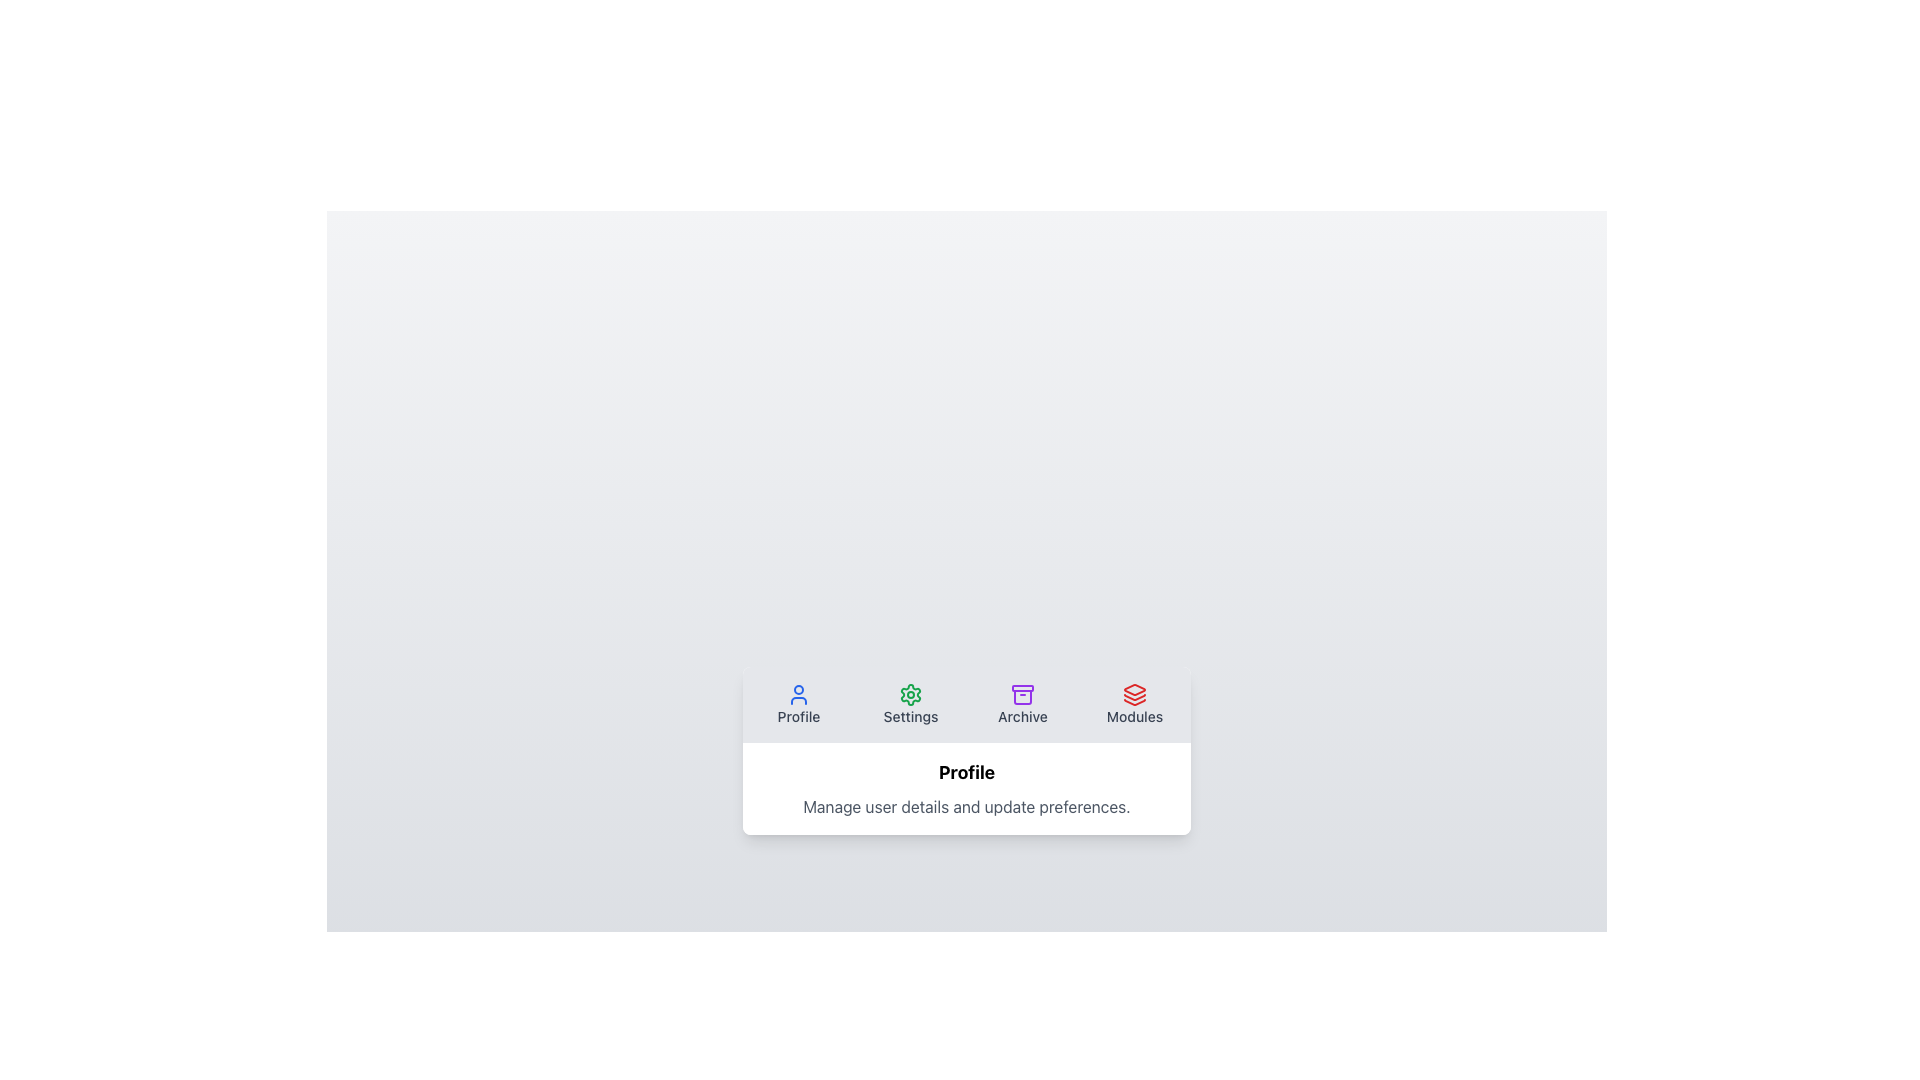 The width and height of the screenshot is (1920, 1080). What do you see at coordinates (1022, 716) in the screenshot?
I see `the text label that indicates the archive functionality, located beneath the purple archive icon in the bottom center of the interface` at bounding box center [1022, 716].